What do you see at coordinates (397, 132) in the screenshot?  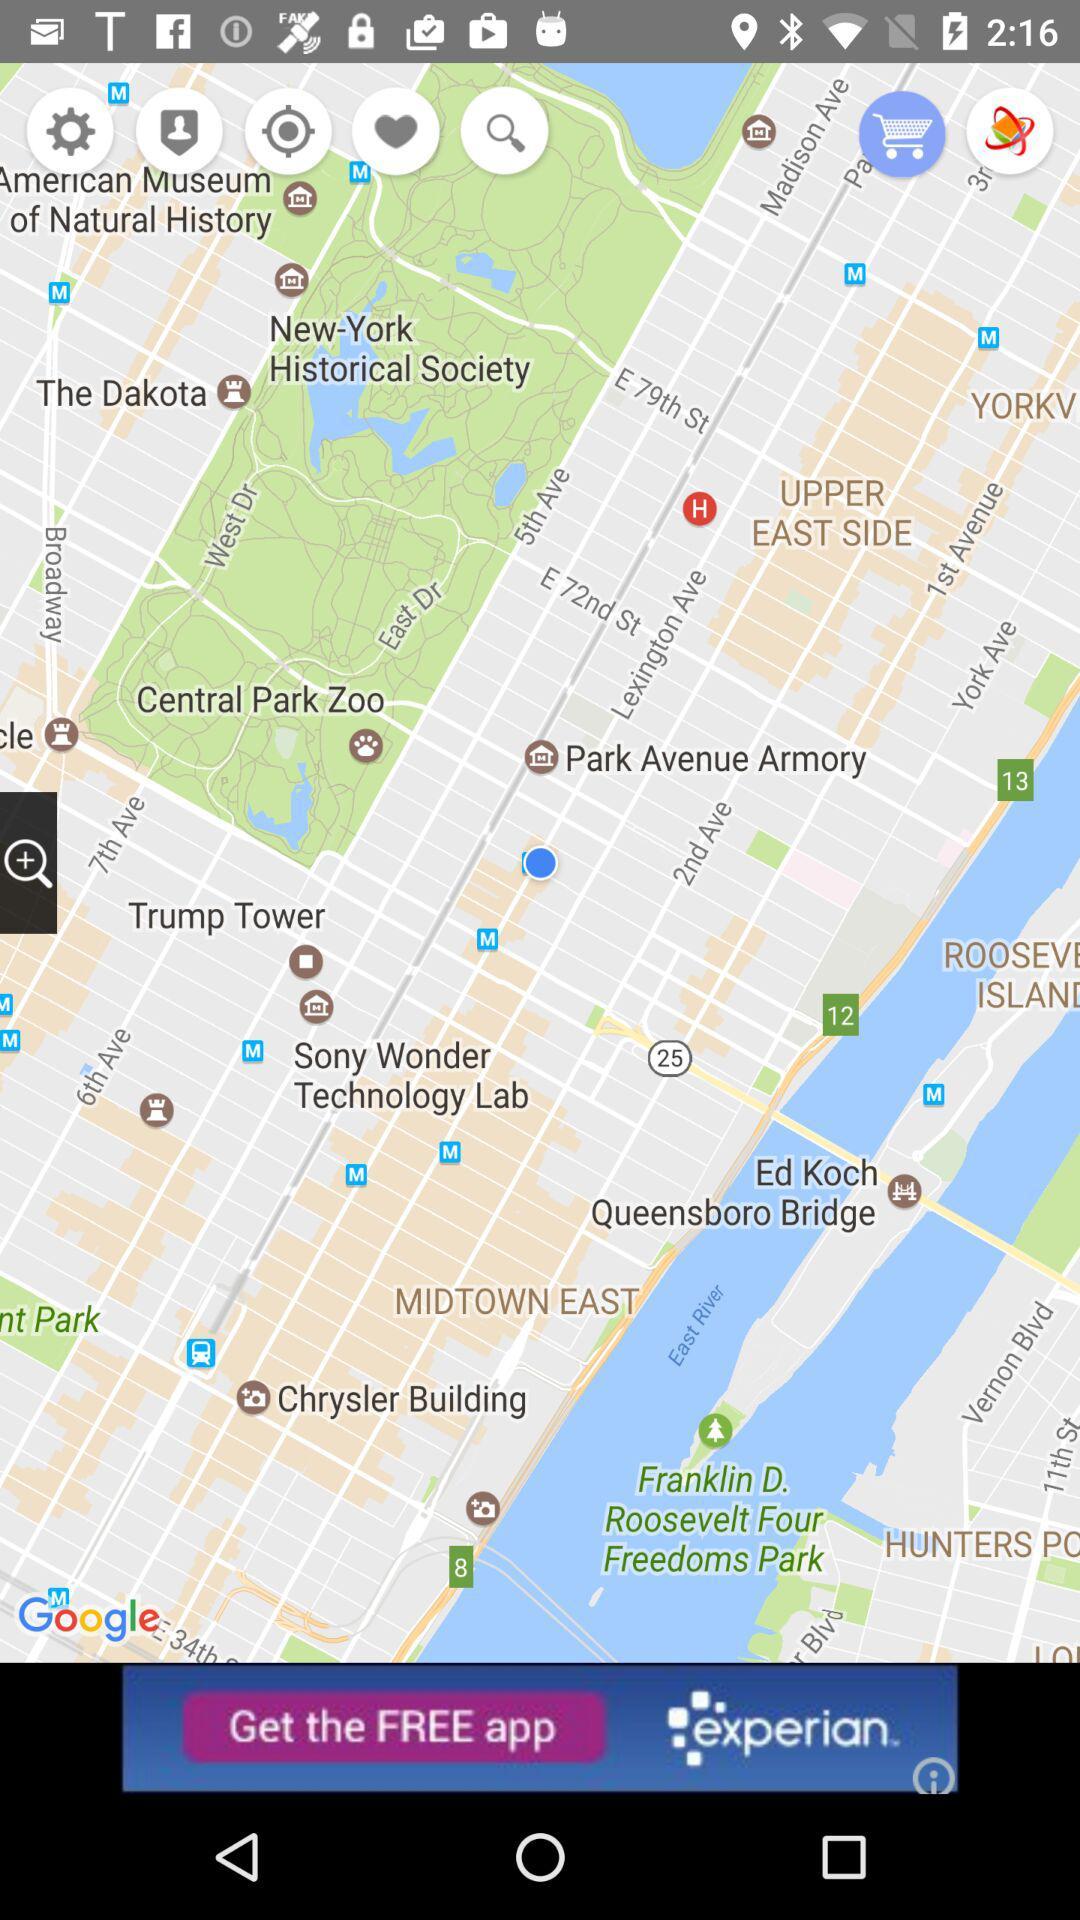 I see `the favorite icon` at bounding box center [397, 132].